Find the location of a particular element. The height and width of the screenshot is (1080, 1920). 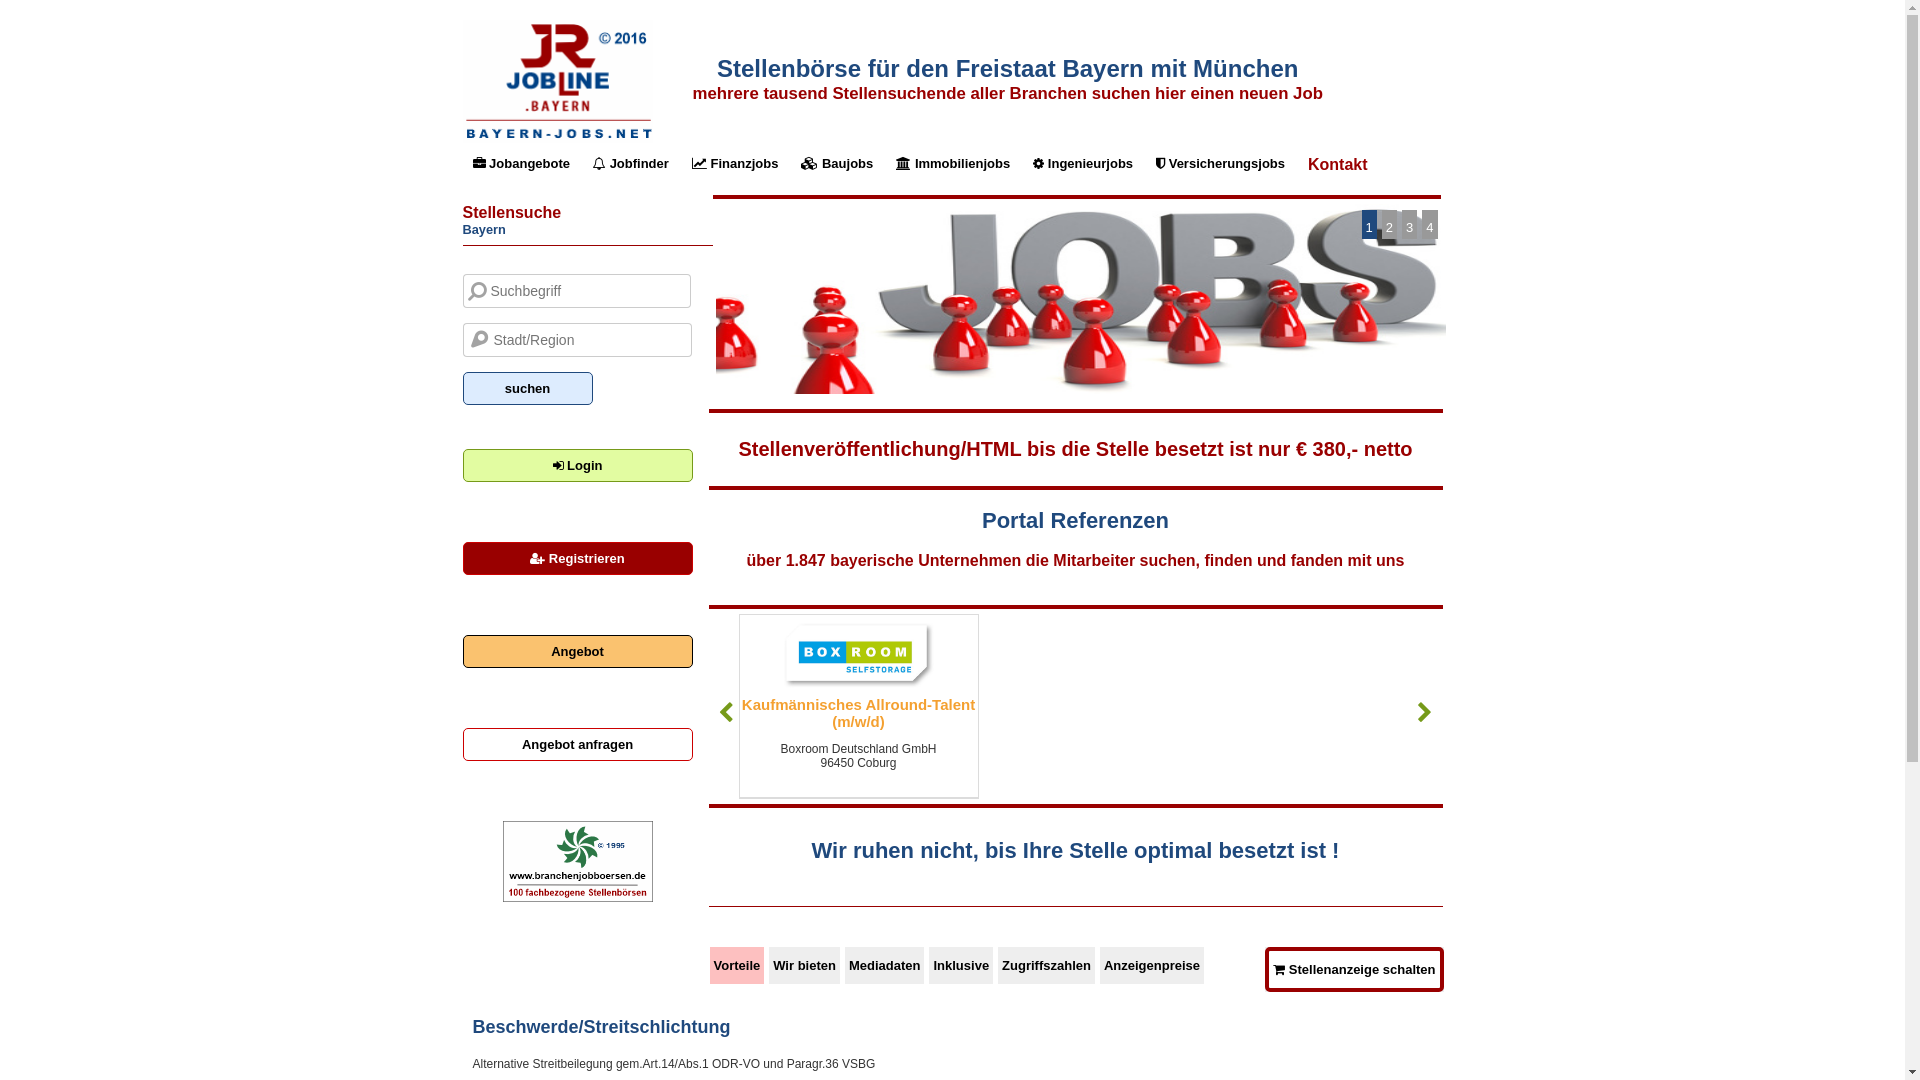

'Finanzjobs' is located at coordinates (737, 162).